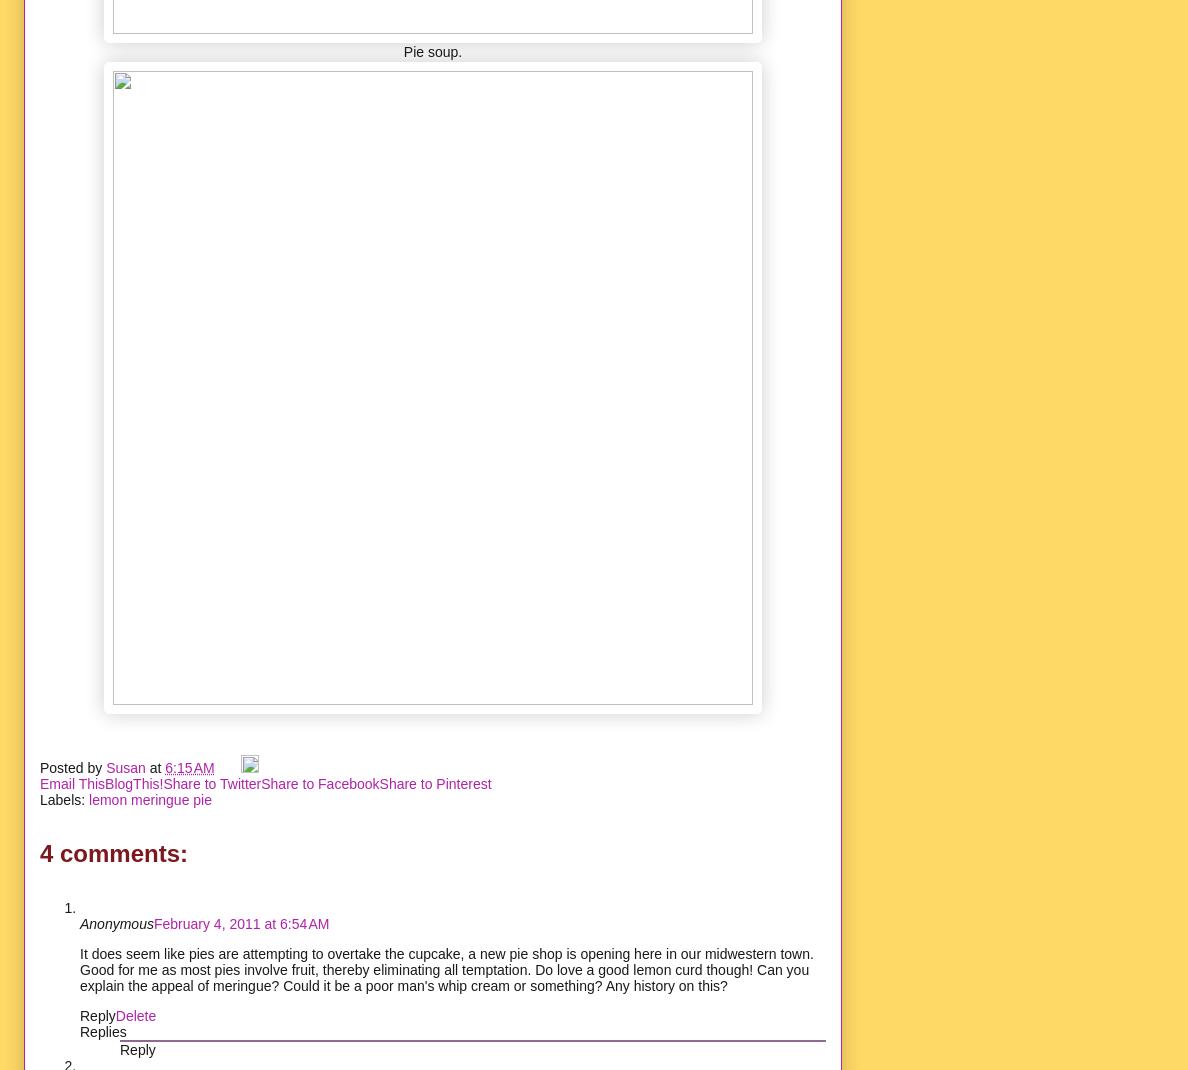  Describe the element at coordinates (104, 767) in the screenshot. I see `'Susan'` at that location.